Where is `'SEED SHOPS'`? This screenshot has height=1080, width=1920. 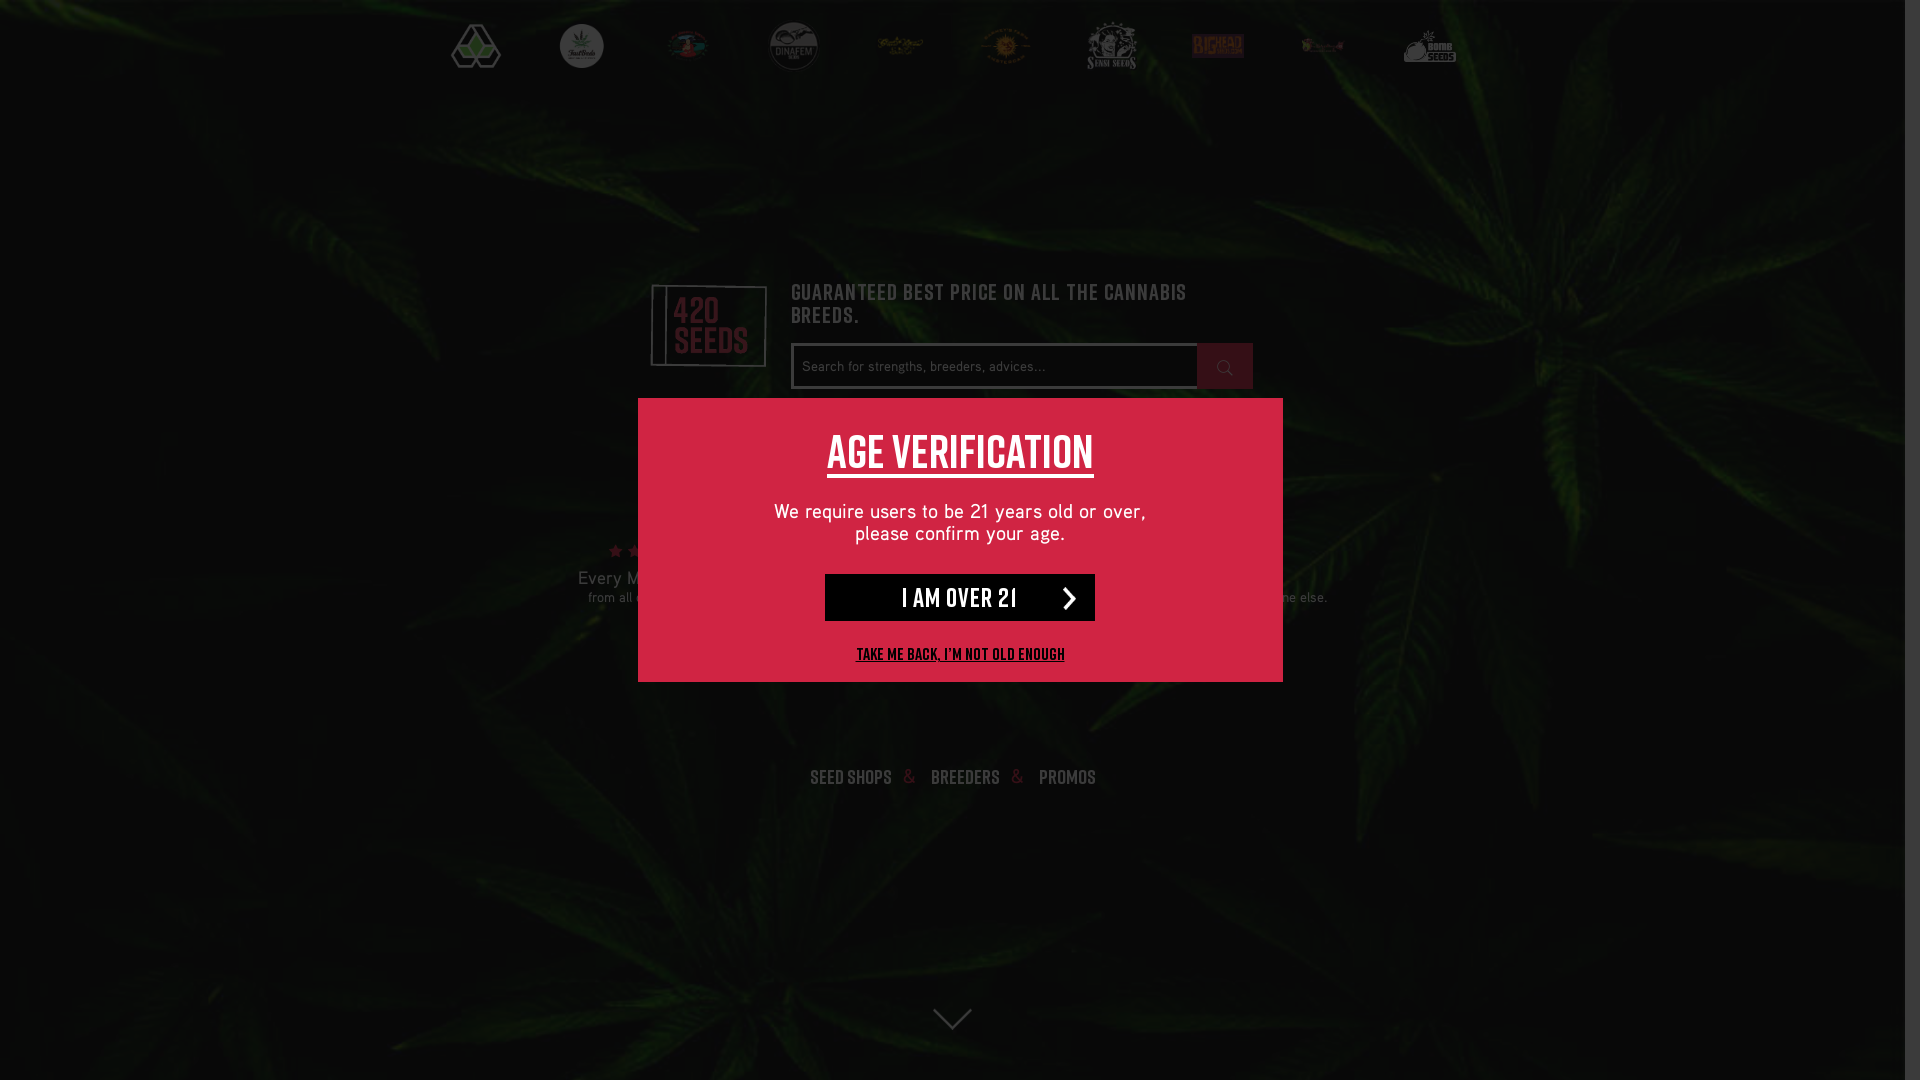 'SEED SHOPS' is located at coordinates (850, 774).